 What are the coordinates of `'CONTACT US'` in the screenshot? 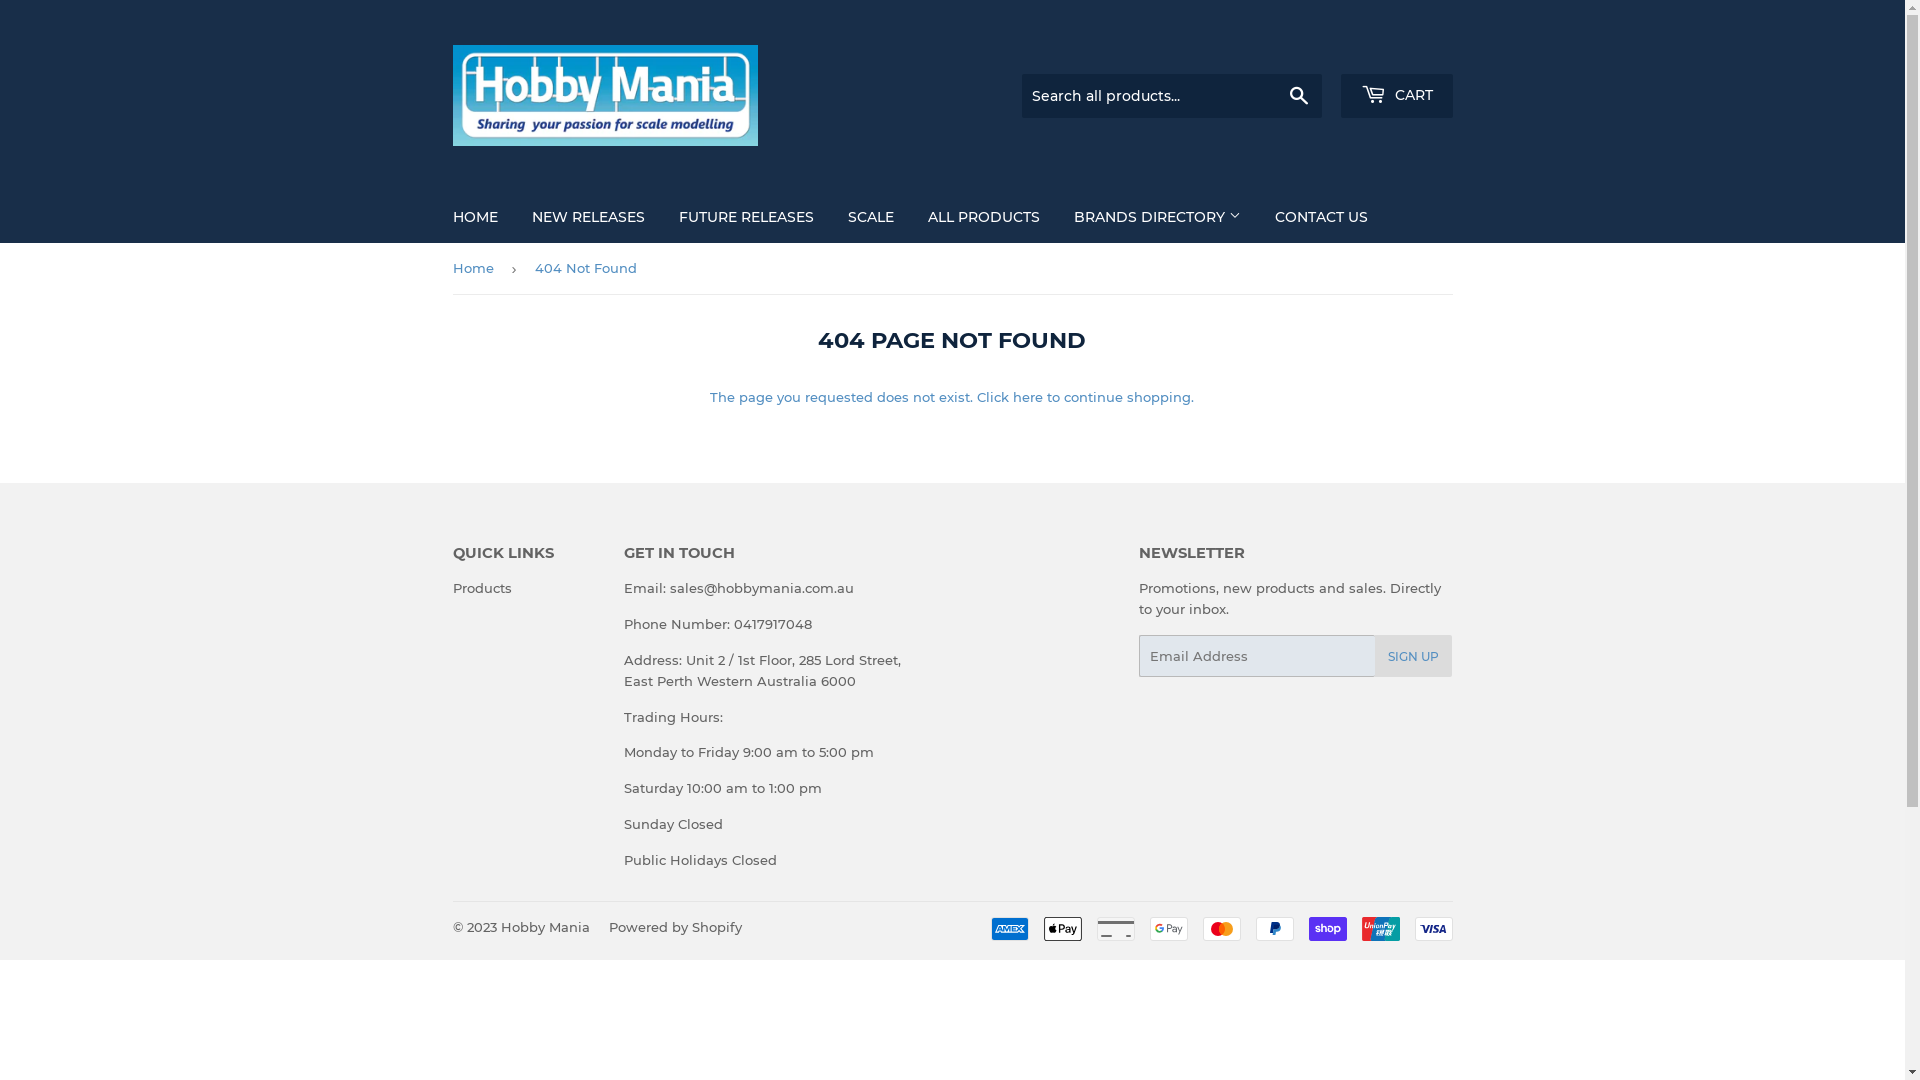 It's located at (1321, 216).